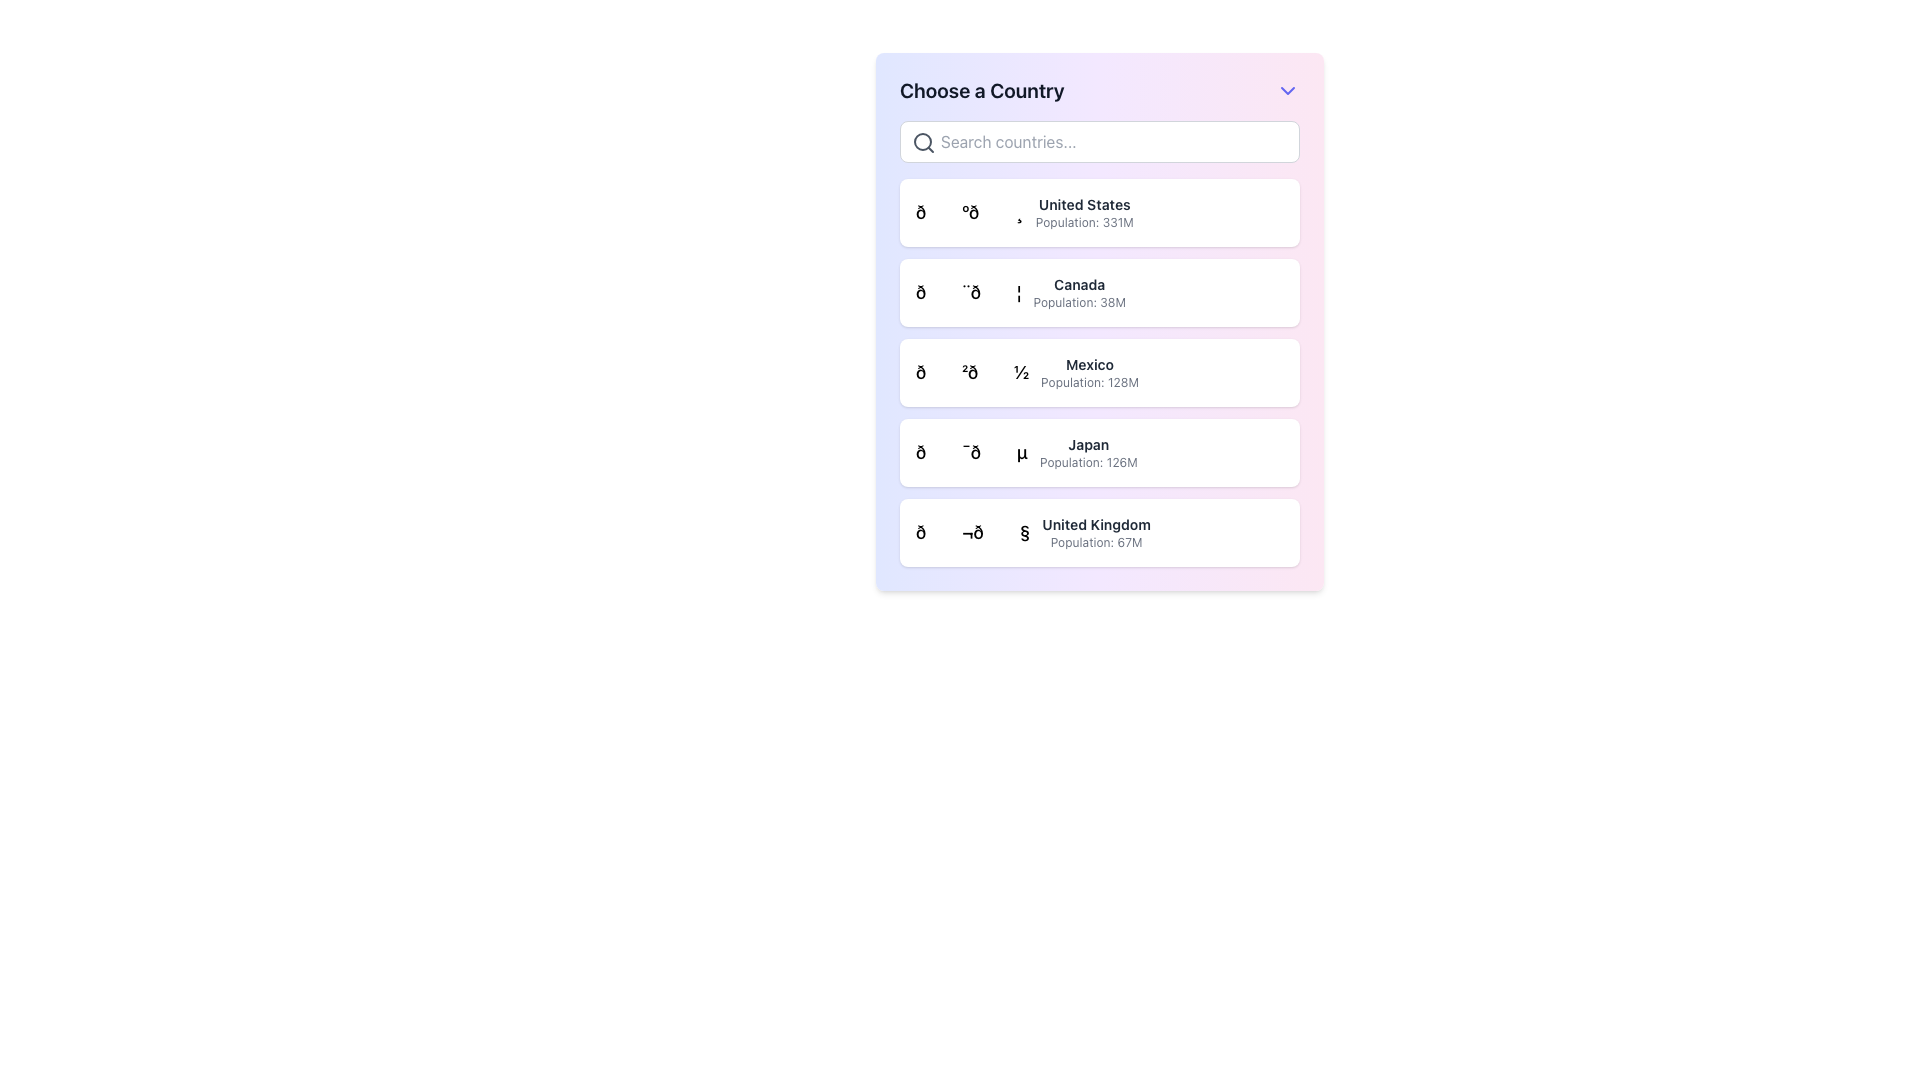  I want to click on the fifth selectable country option in the list, which displays 'United Kingdom' and its population details, so click(1033, 531).